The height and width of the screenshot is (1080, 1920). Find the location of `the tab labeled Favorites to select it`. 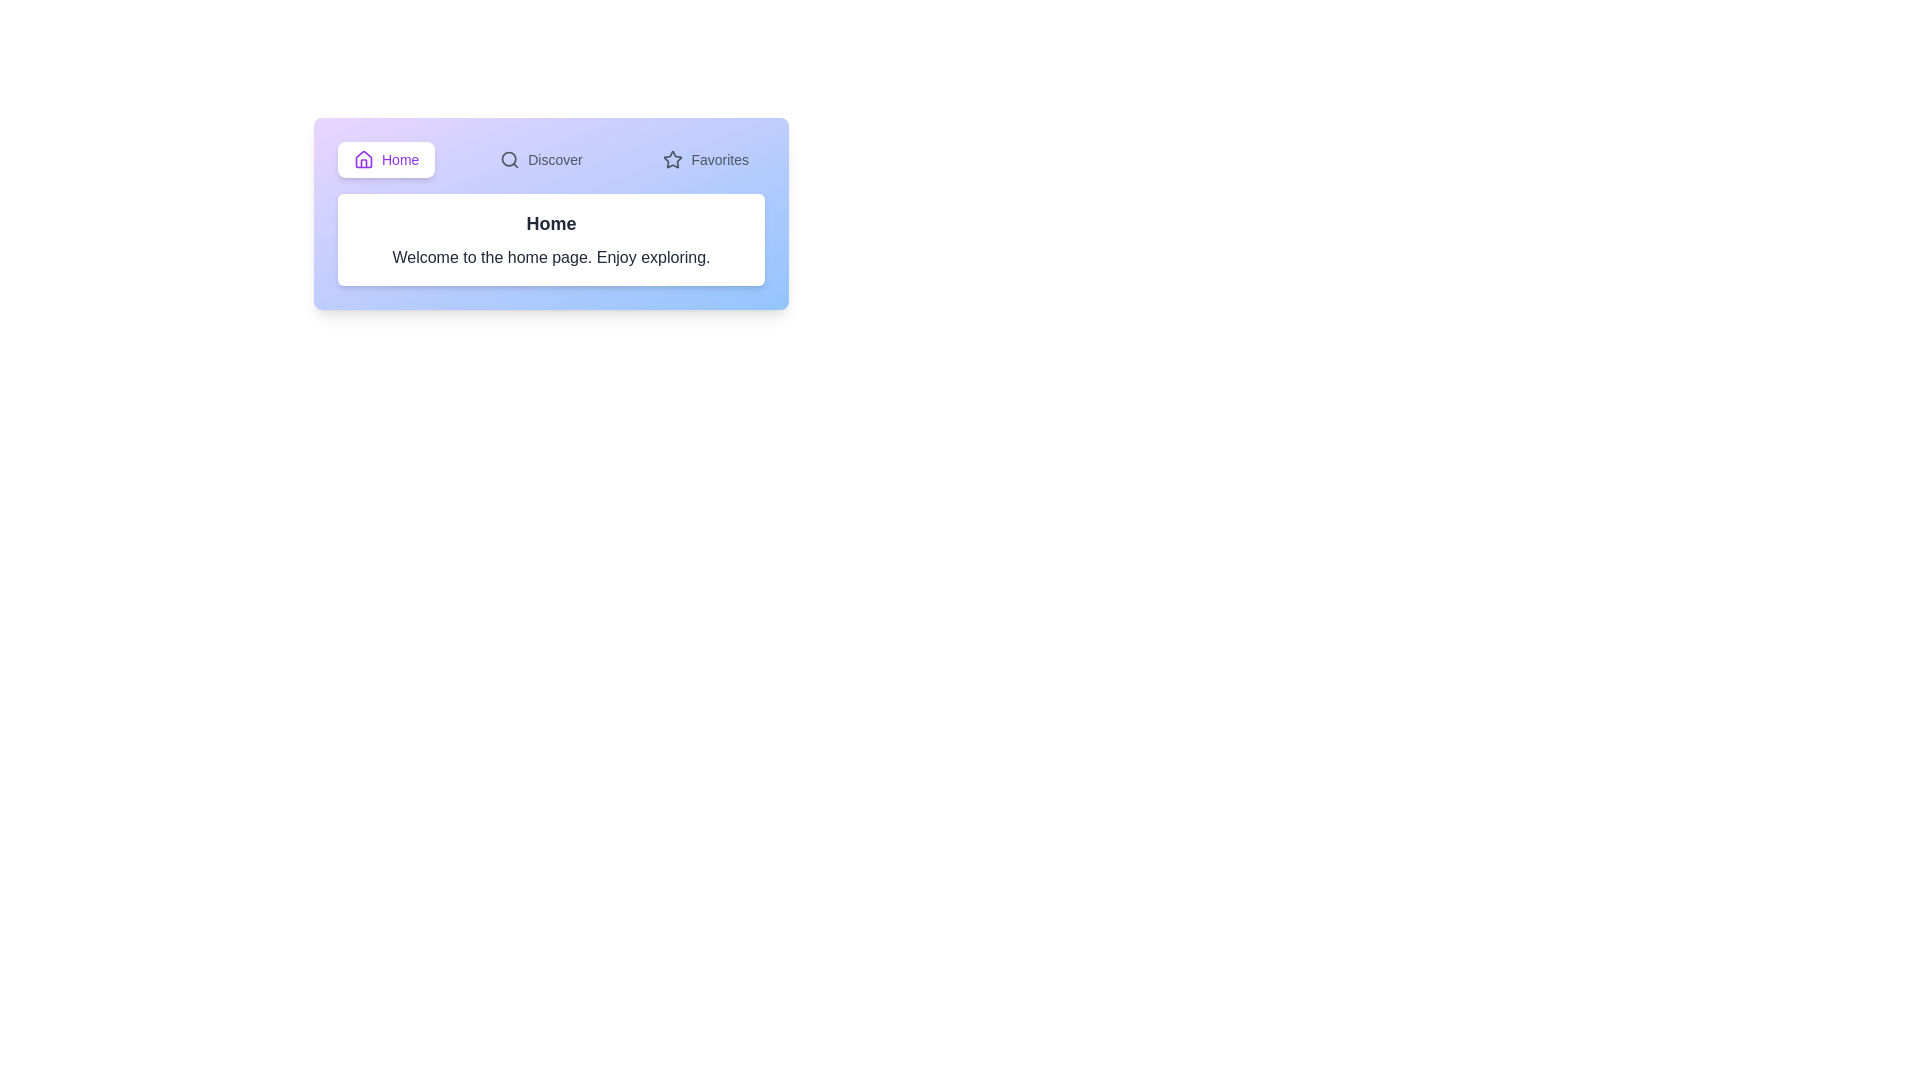

the tab labeled Favorites to select it is located at coordinates (706, 158).